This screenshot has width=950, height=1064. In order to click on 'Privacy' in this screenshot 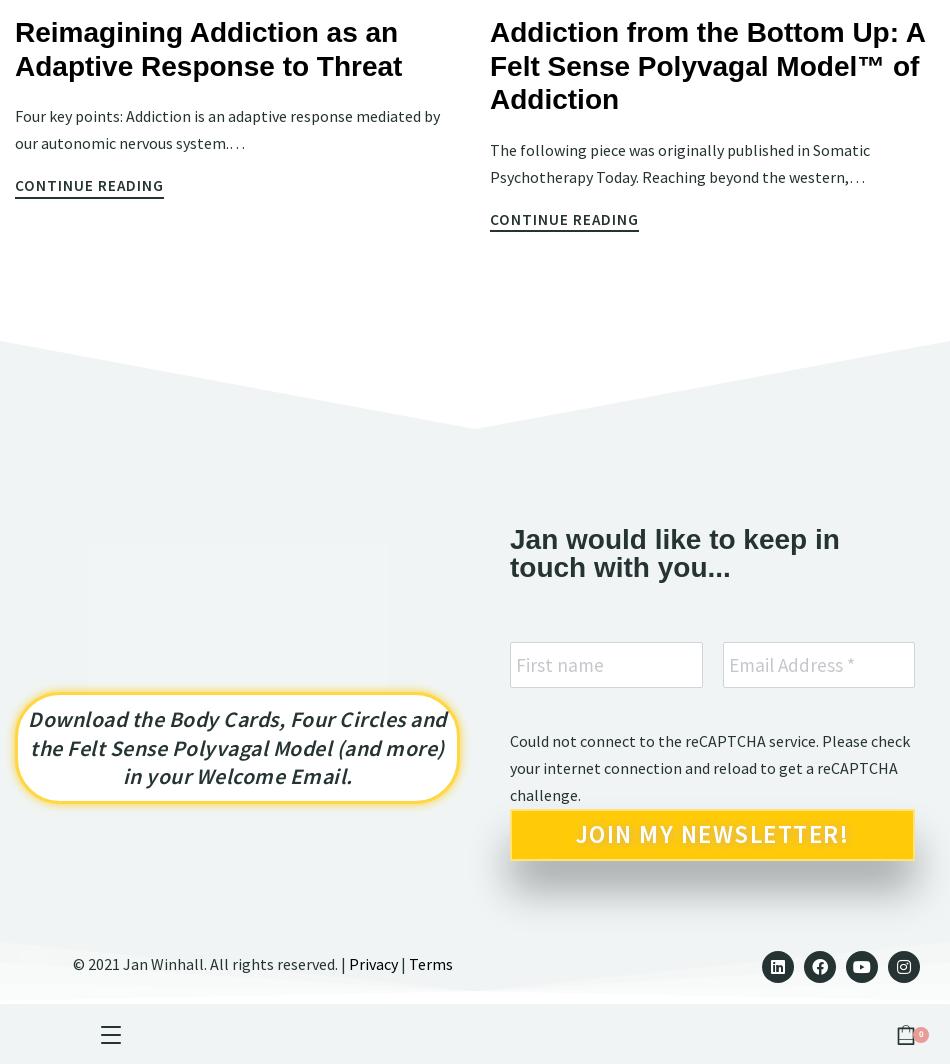, I will do `click(372, 963)`.